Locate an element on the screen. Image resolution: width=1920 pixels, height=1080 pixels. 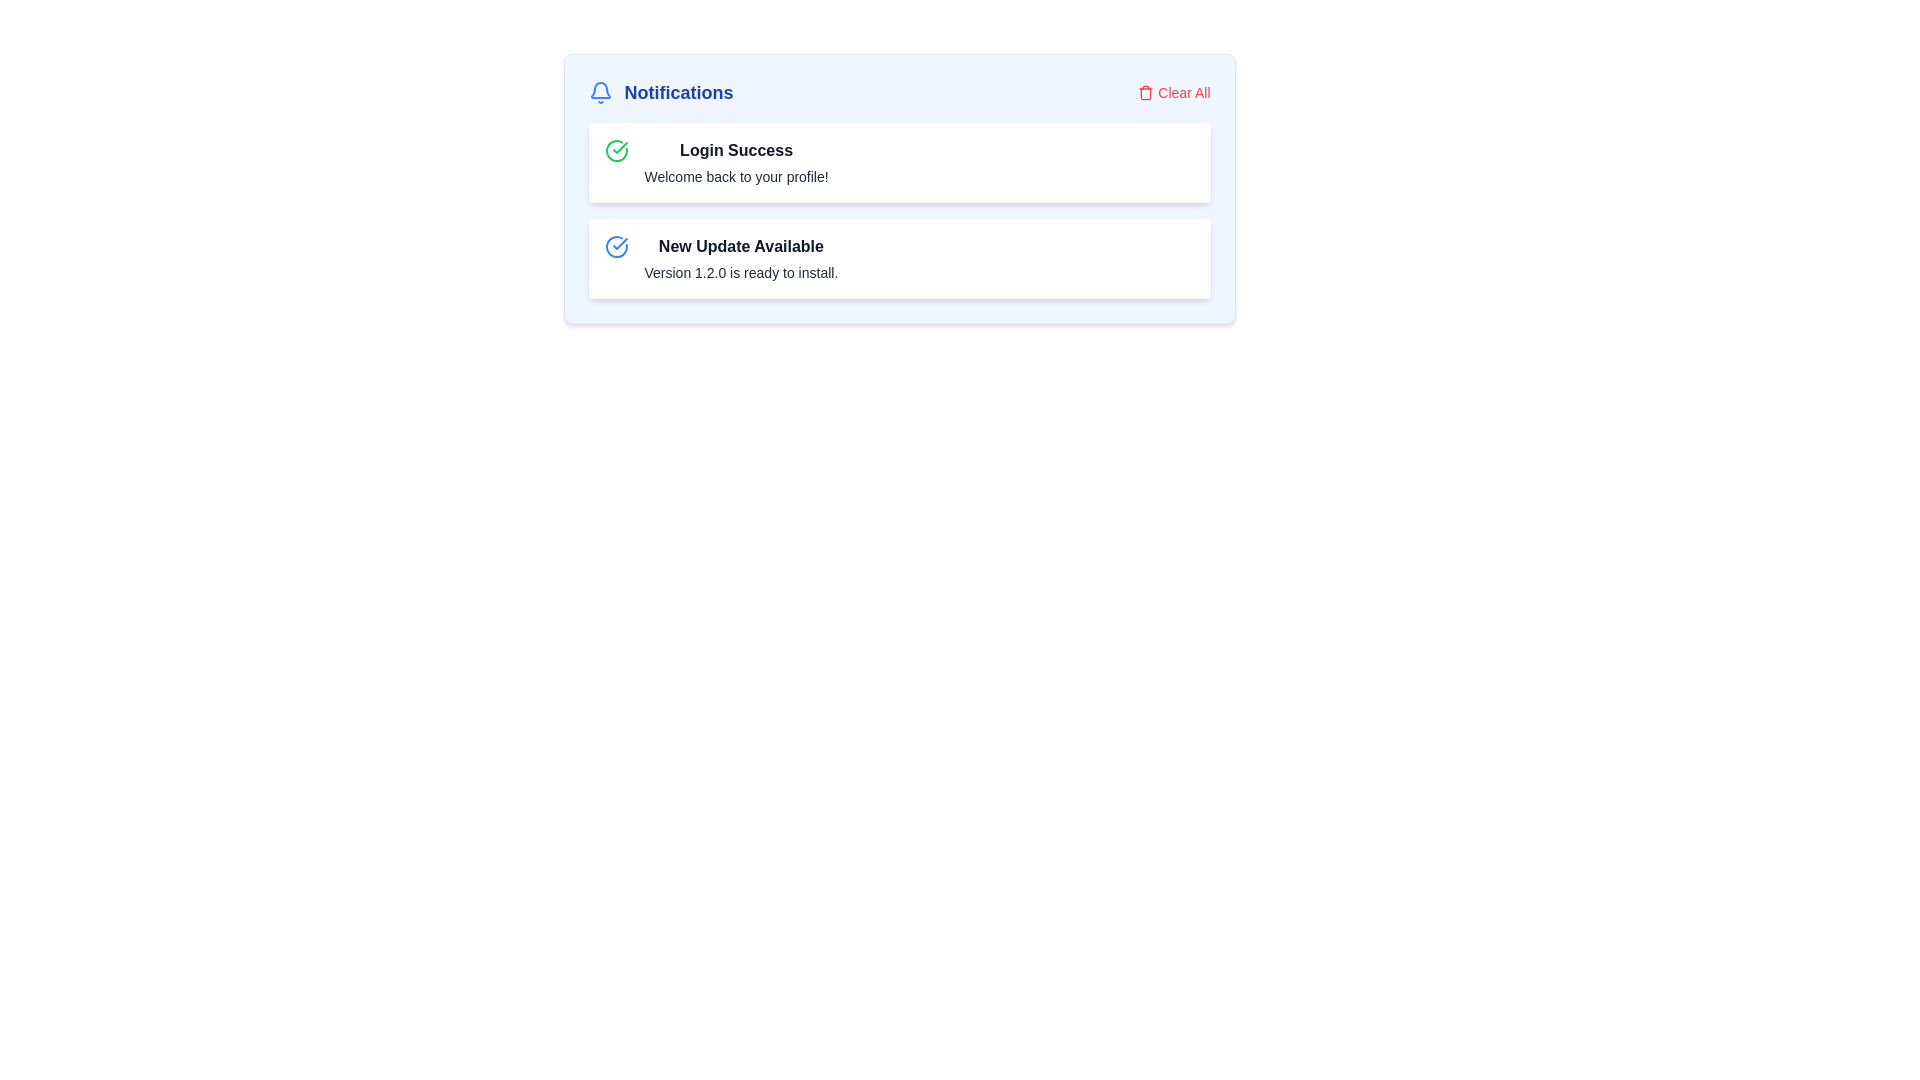
the text element that reads 'Welcome back to your profile!', which is styled with a small font size and gray coloring, located directly below the 'Login Success' text in the notification box is located at coordinates (735, 176).